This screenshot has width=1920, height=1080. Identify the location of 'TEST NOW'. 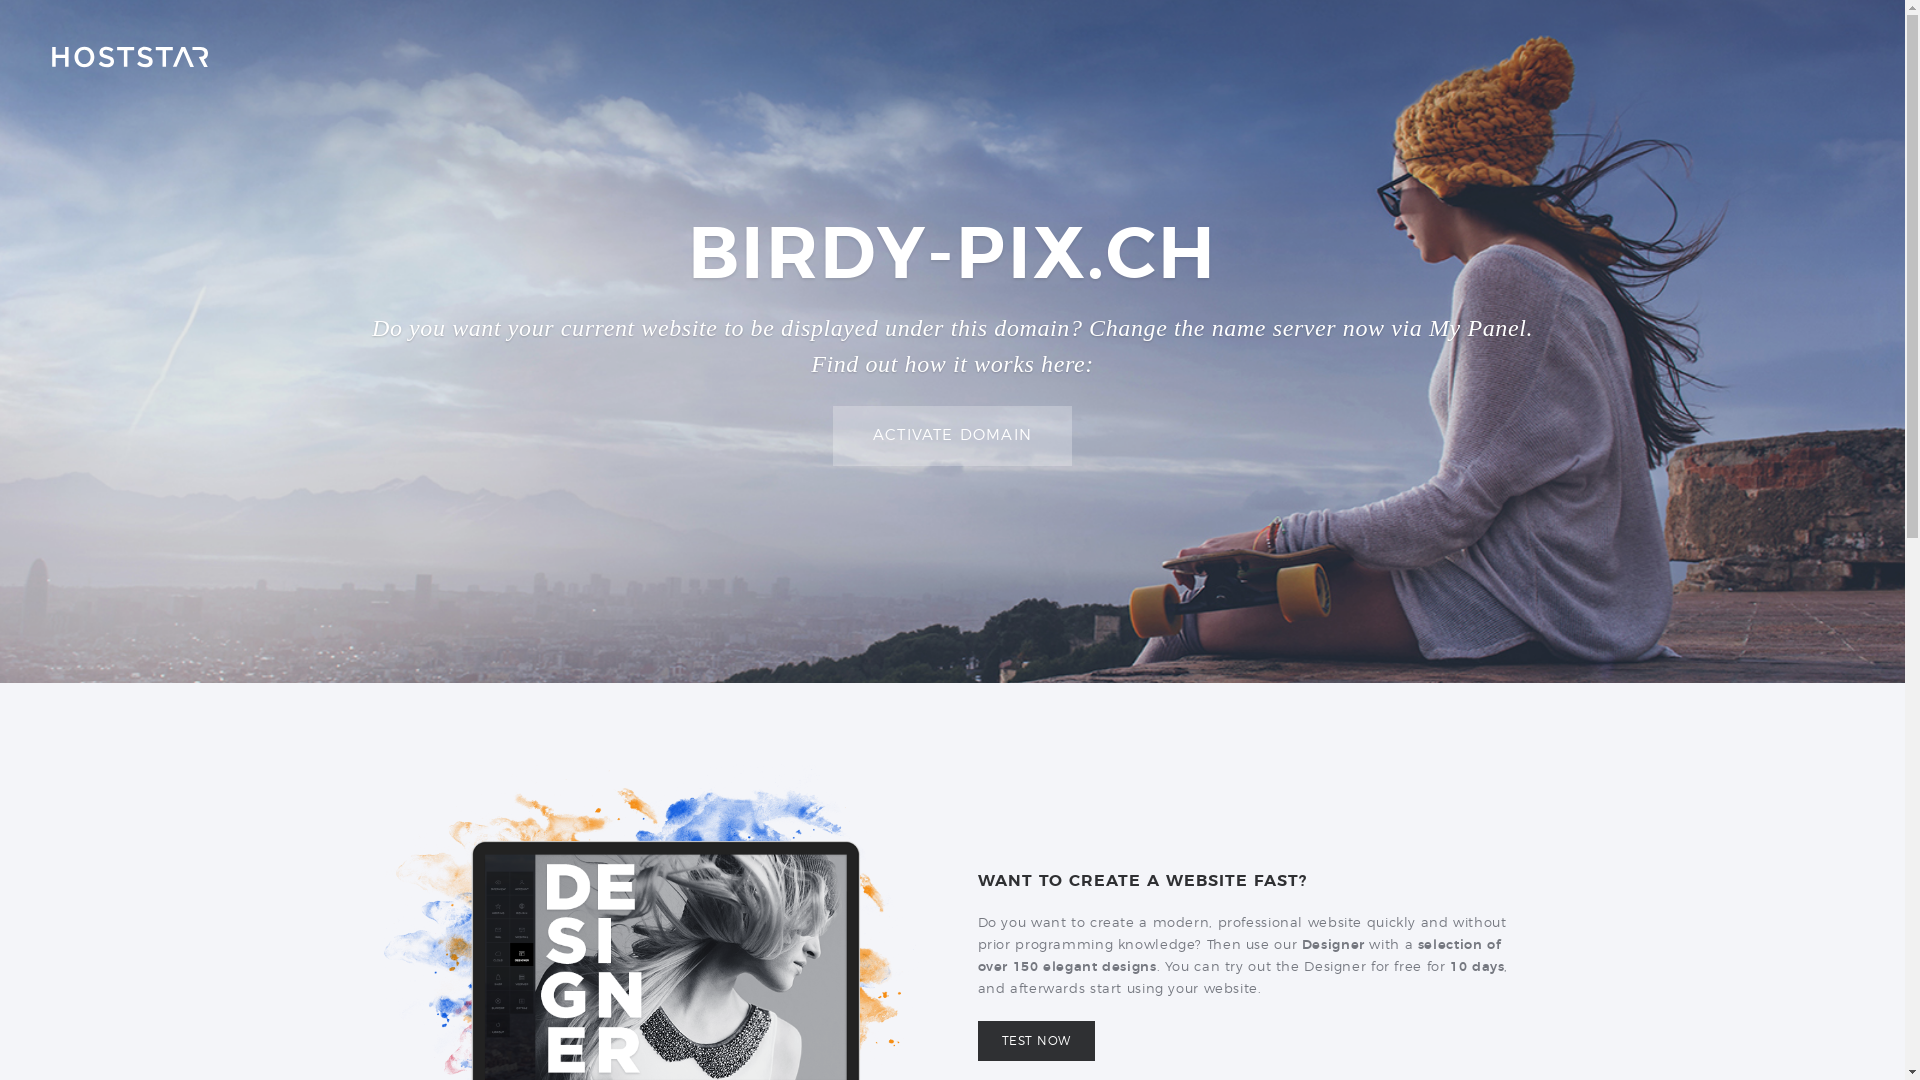
(978, 1040).